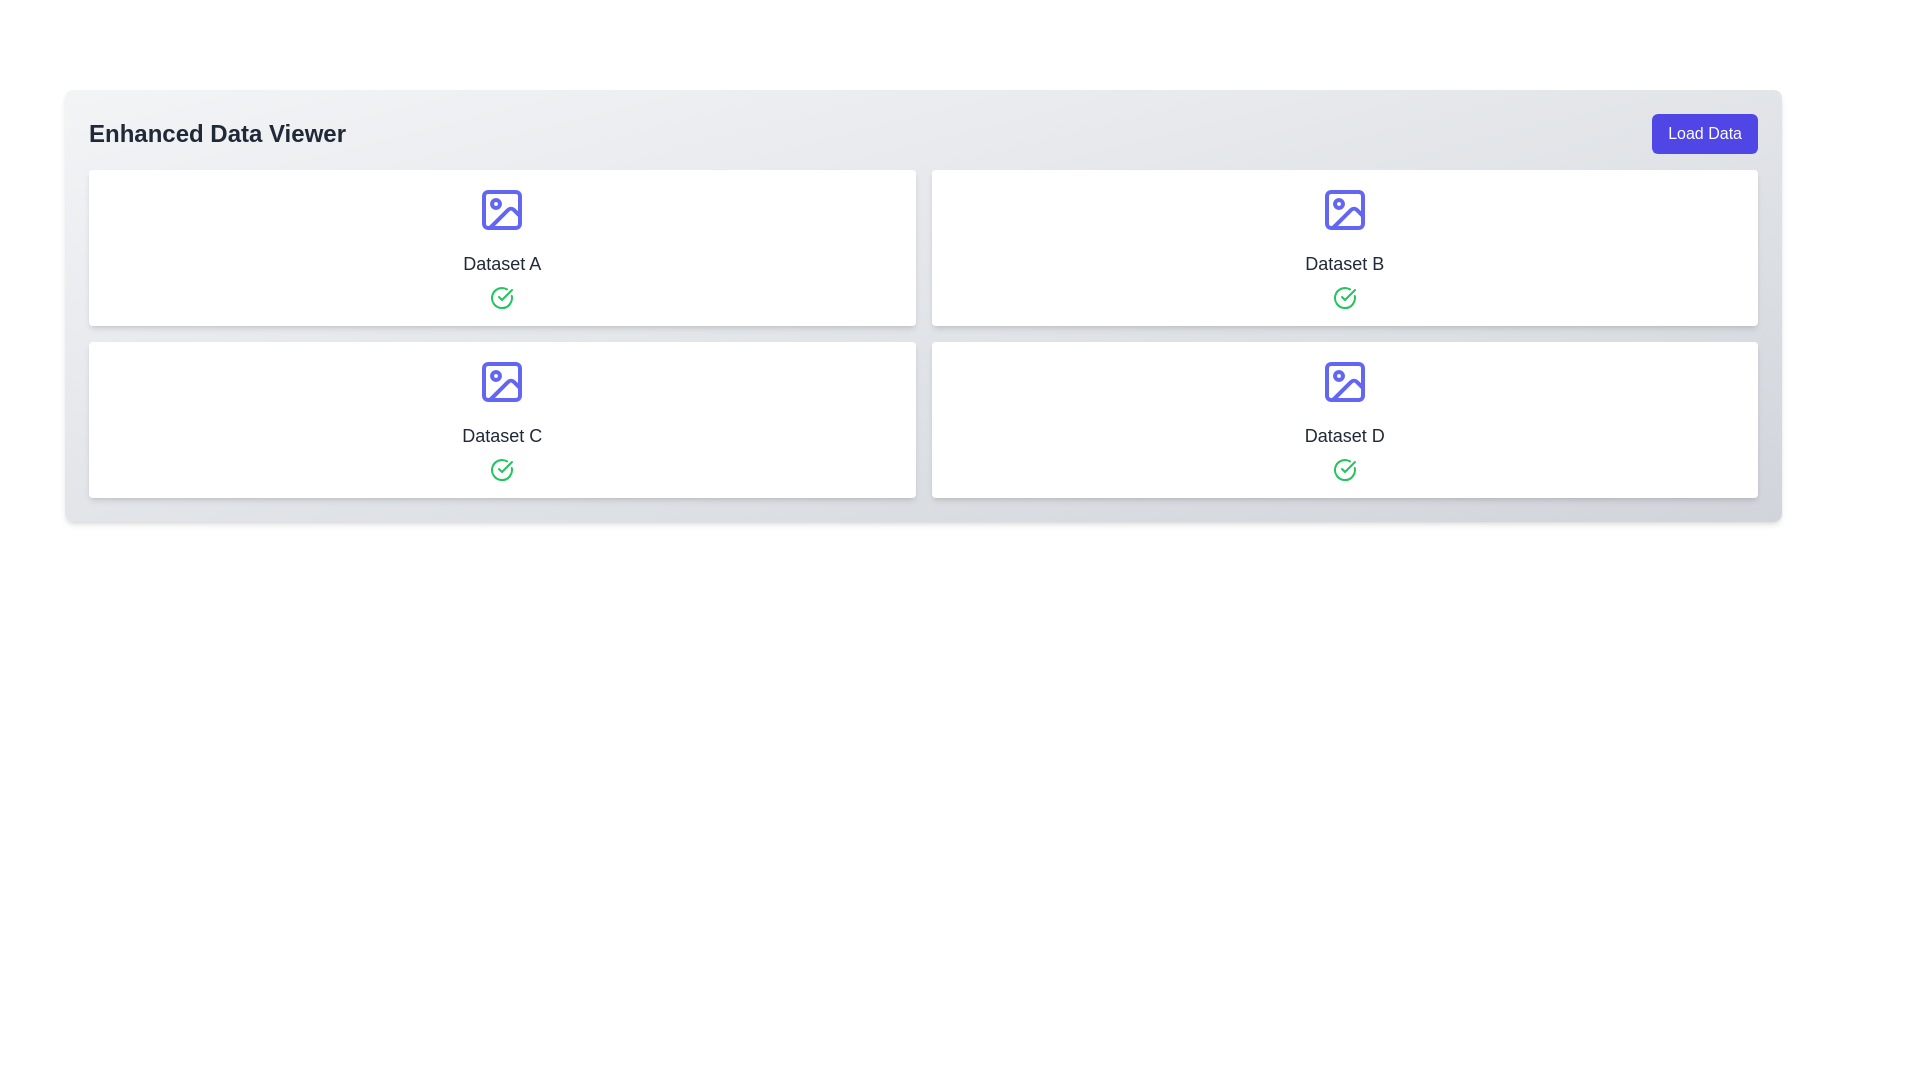 This screenshot has width=1920, height=1080. I want to click on the verification icon indicating that 'Dataset B' has been successfully validated, located below the 'Dataset B' label in the dataset card, so click(1344, 297).